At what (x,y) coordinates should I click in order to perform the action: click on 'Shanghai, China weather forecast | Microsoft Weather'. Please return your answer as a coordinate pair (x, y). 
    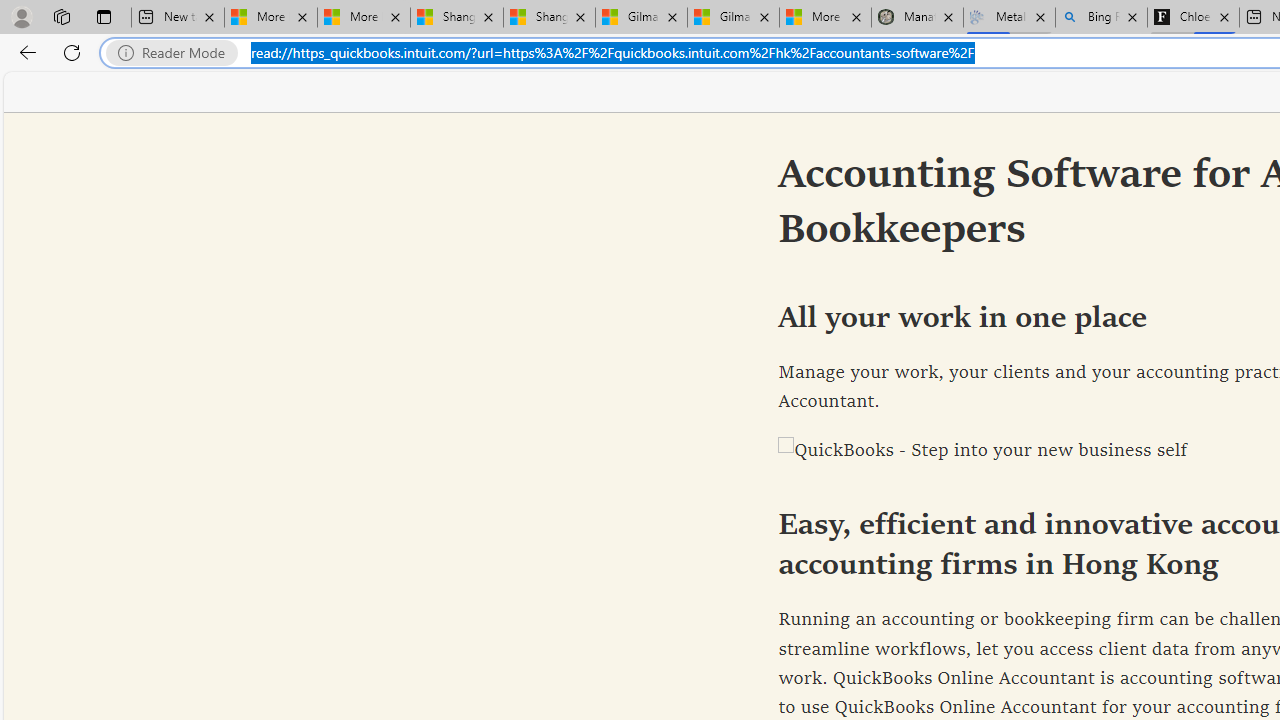
    Looking at the image, I should click on (549, 17).